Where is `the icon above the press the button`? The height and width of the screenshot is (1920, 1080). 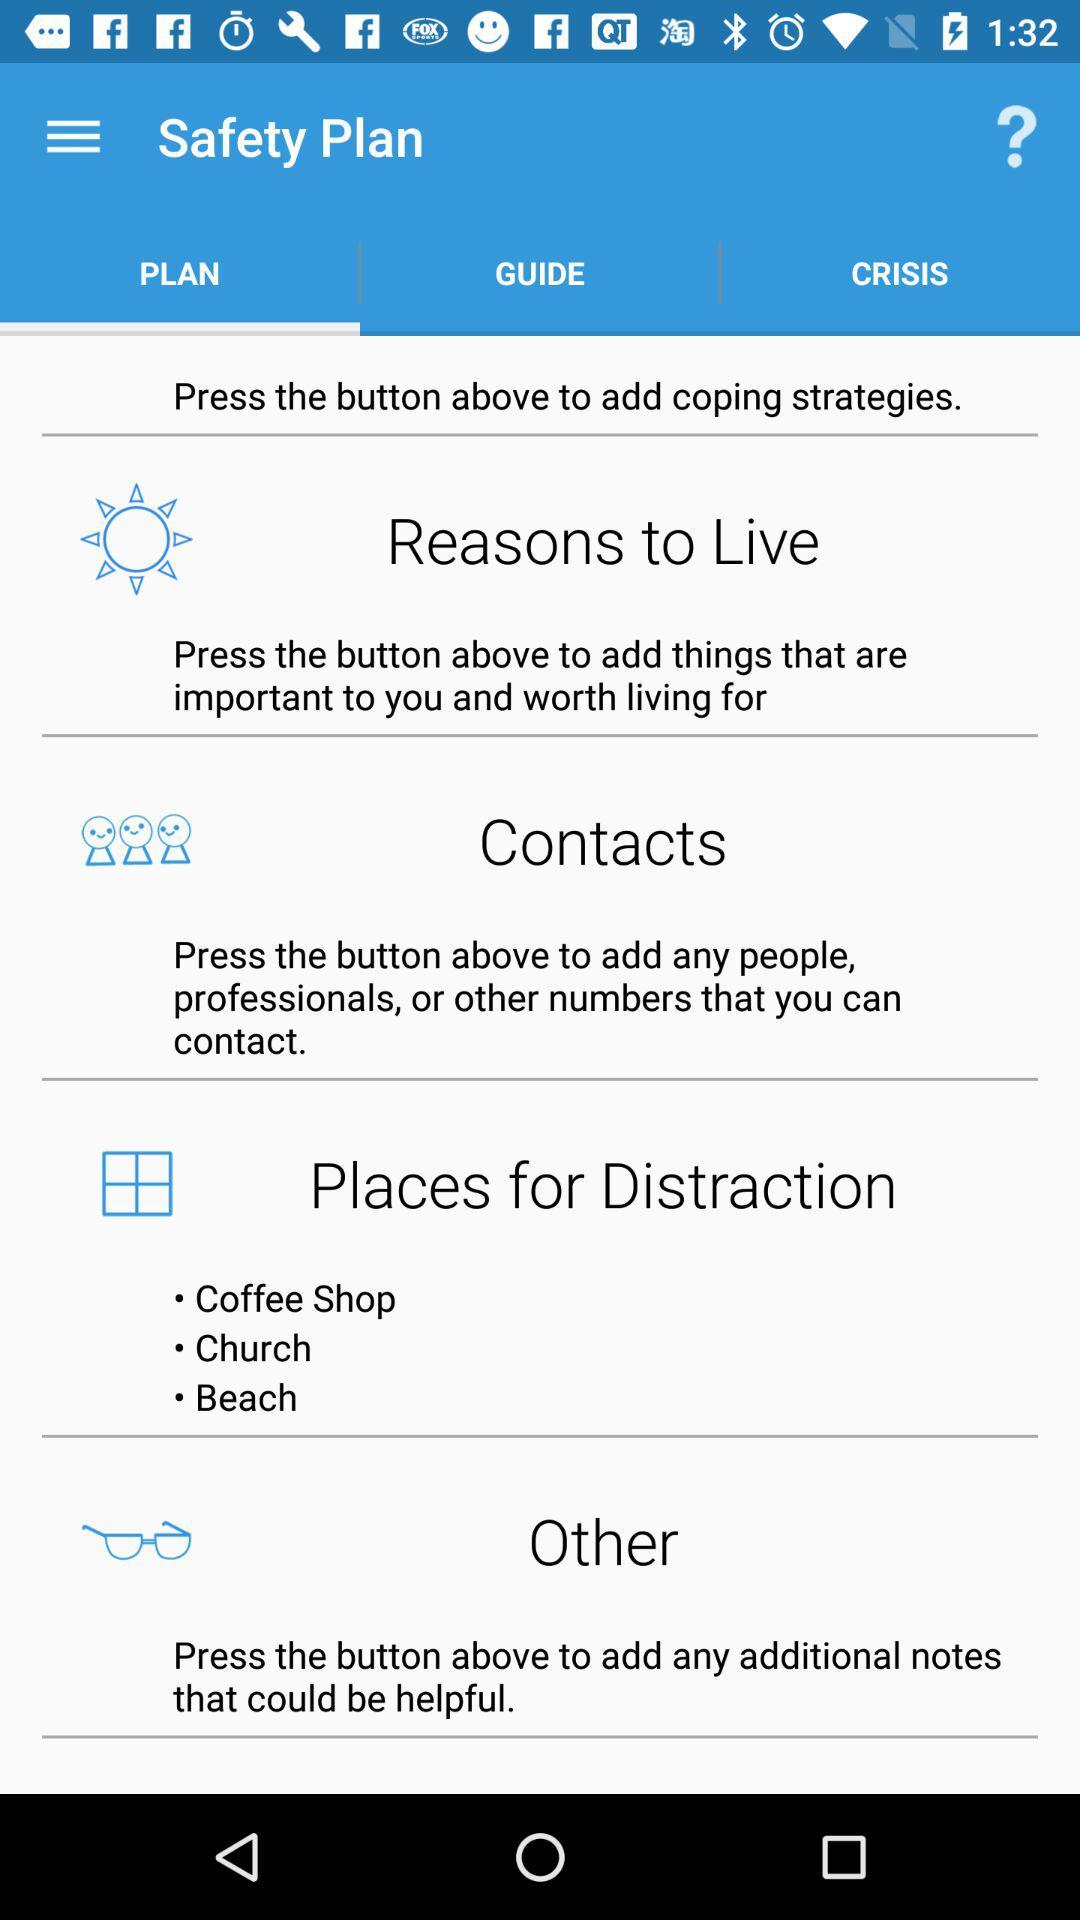
the icon above the press the button is located at coordinates (540, 272).